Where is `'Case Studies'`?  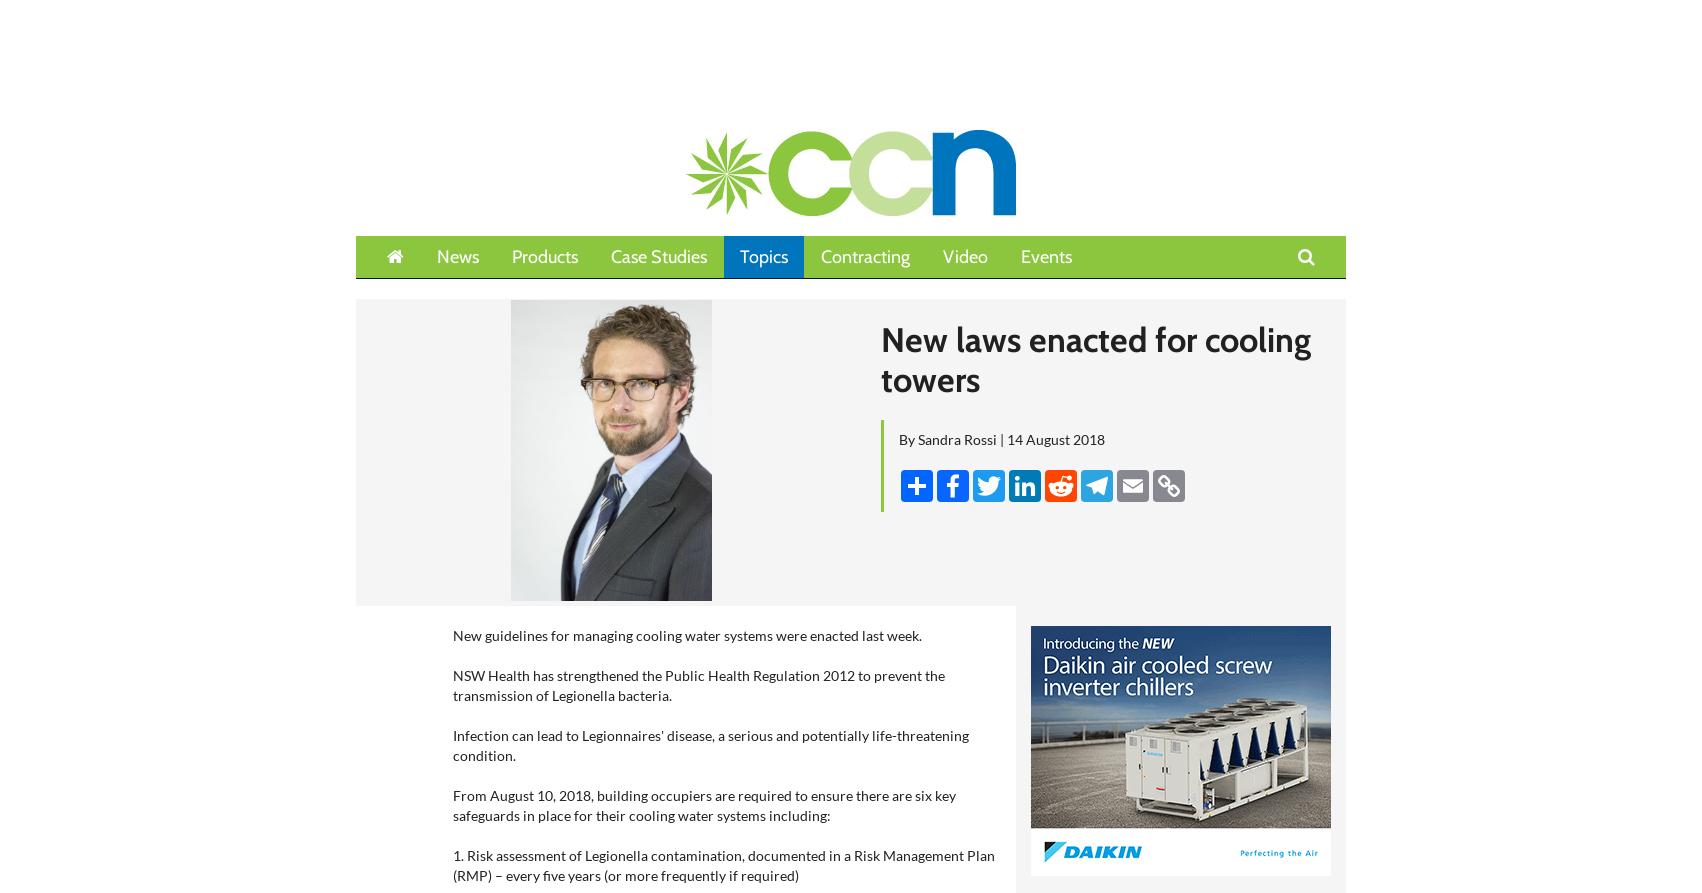 'Case Studies' is located at coordinates (659, 256).